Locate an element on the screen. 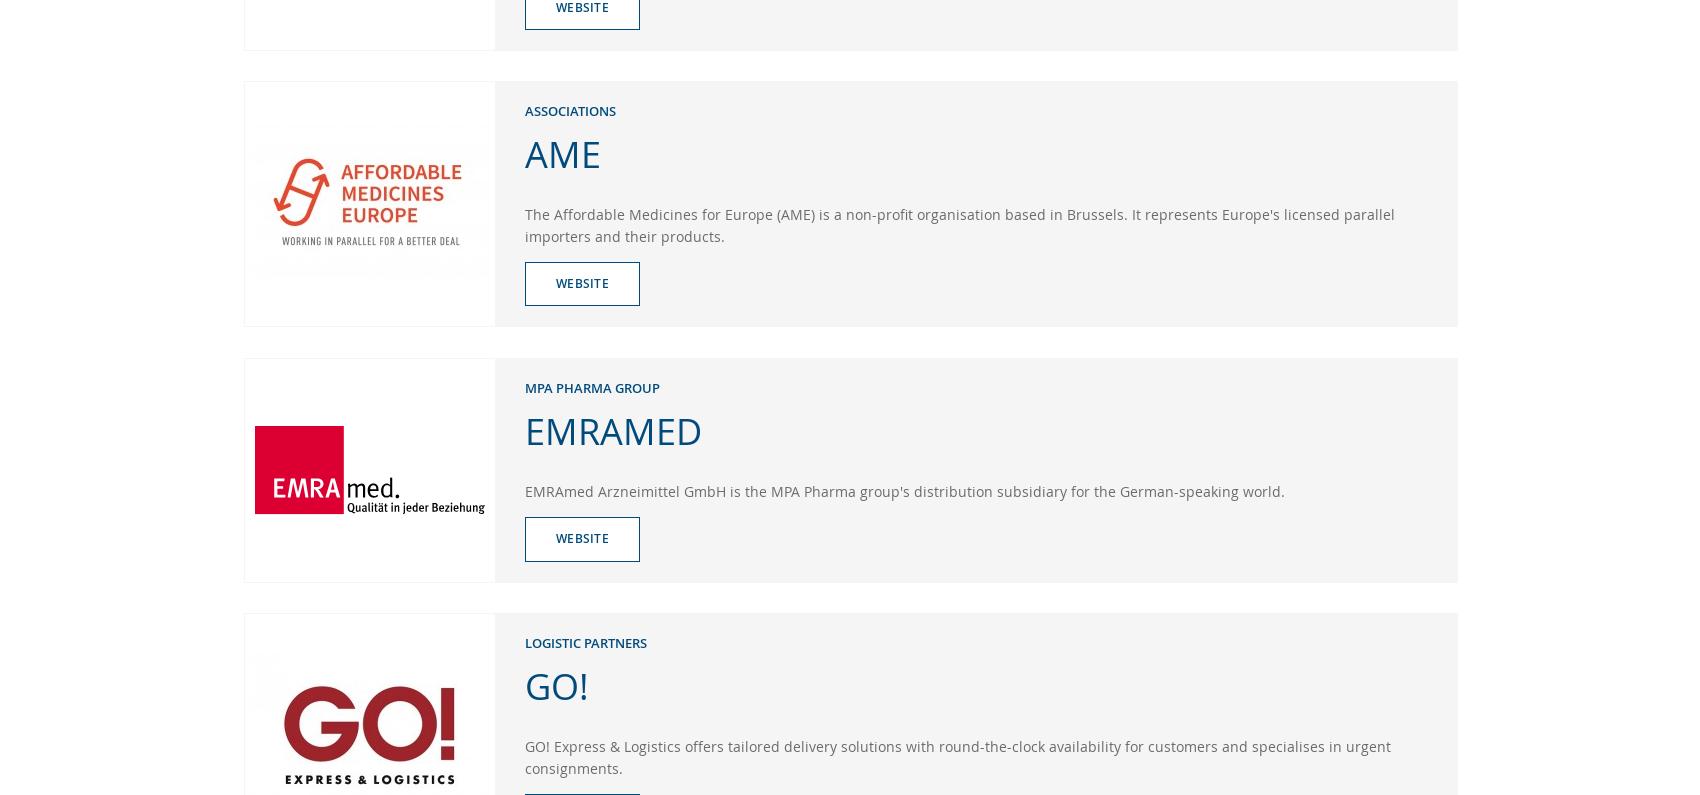 The width and height of the screenshot is (1700, 795). 'EMRAMED' is located at coordinates (524, 430).